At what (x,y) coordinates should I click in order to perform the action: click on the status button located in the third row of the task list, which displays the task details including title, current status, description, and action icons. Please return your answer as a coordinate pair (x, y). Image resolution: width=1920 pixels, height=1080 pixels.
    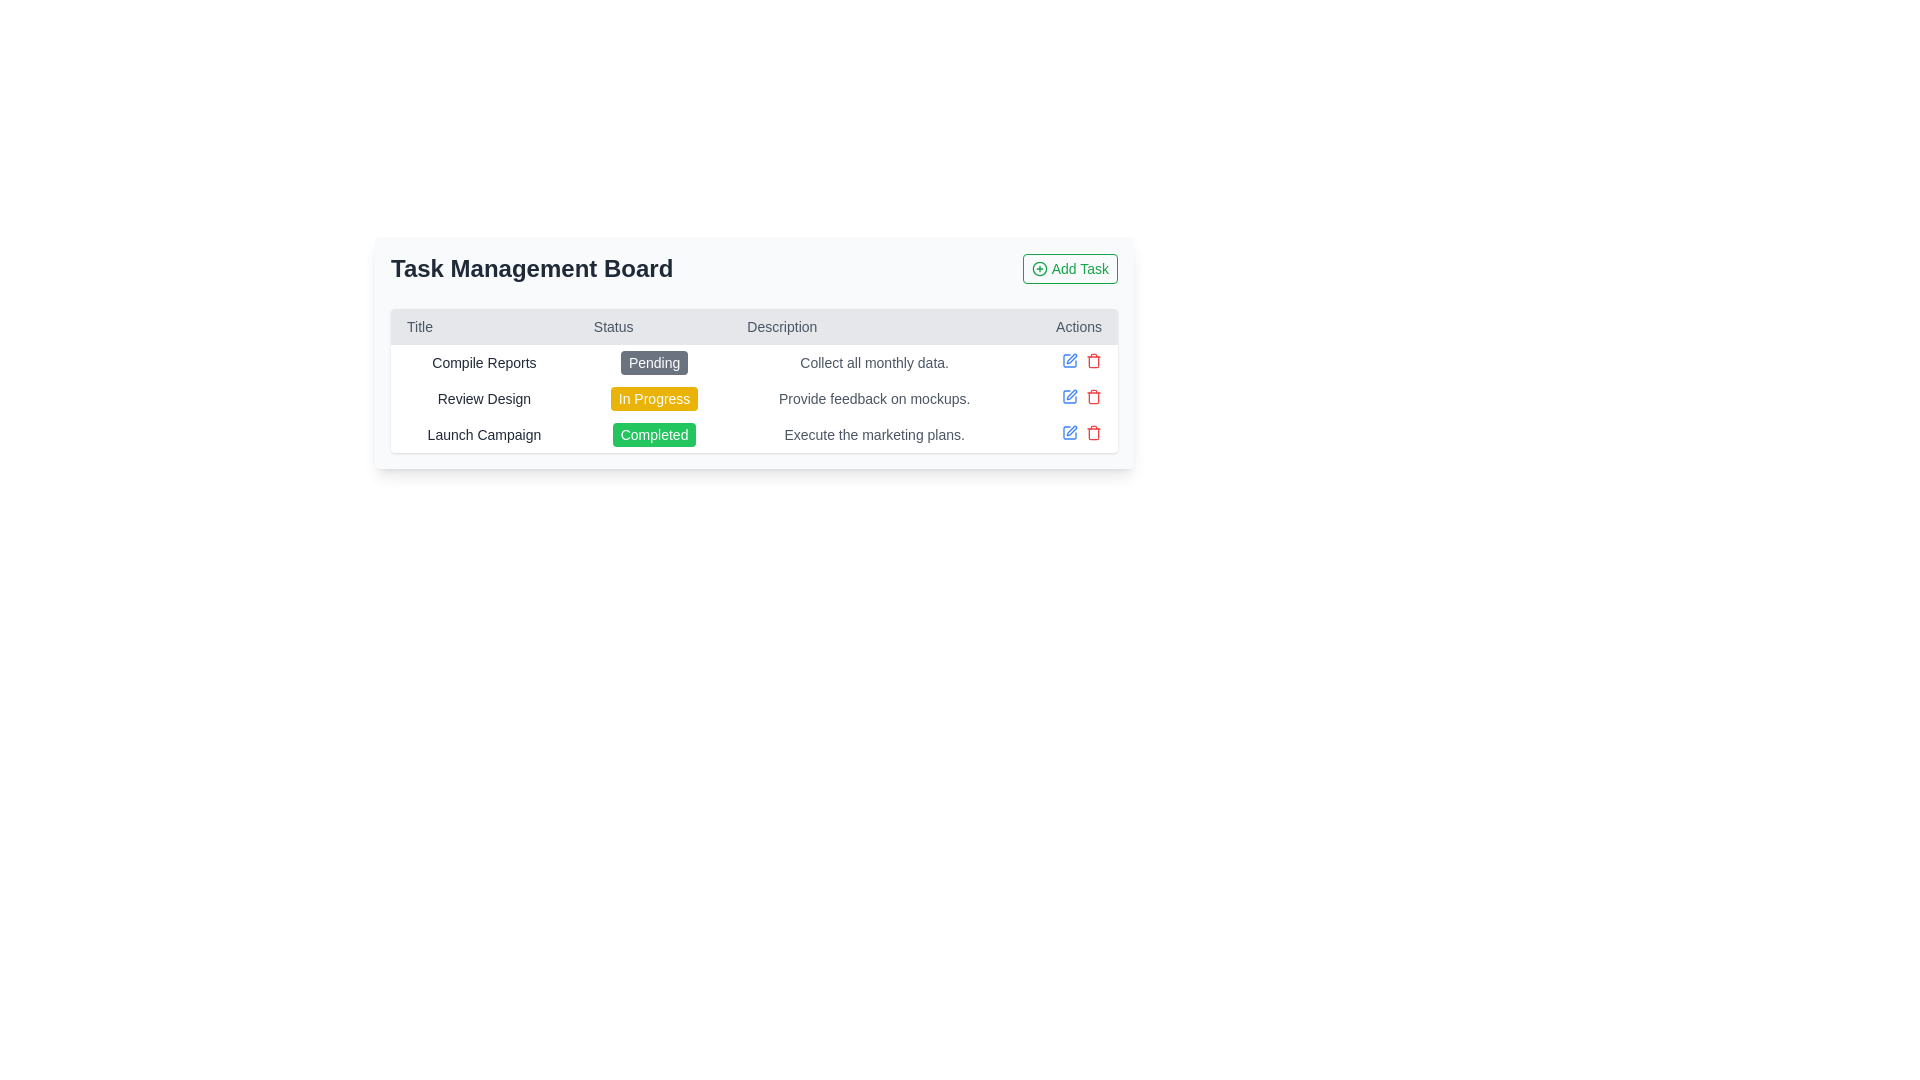
    Looking at the image, I should click on (753, 434).